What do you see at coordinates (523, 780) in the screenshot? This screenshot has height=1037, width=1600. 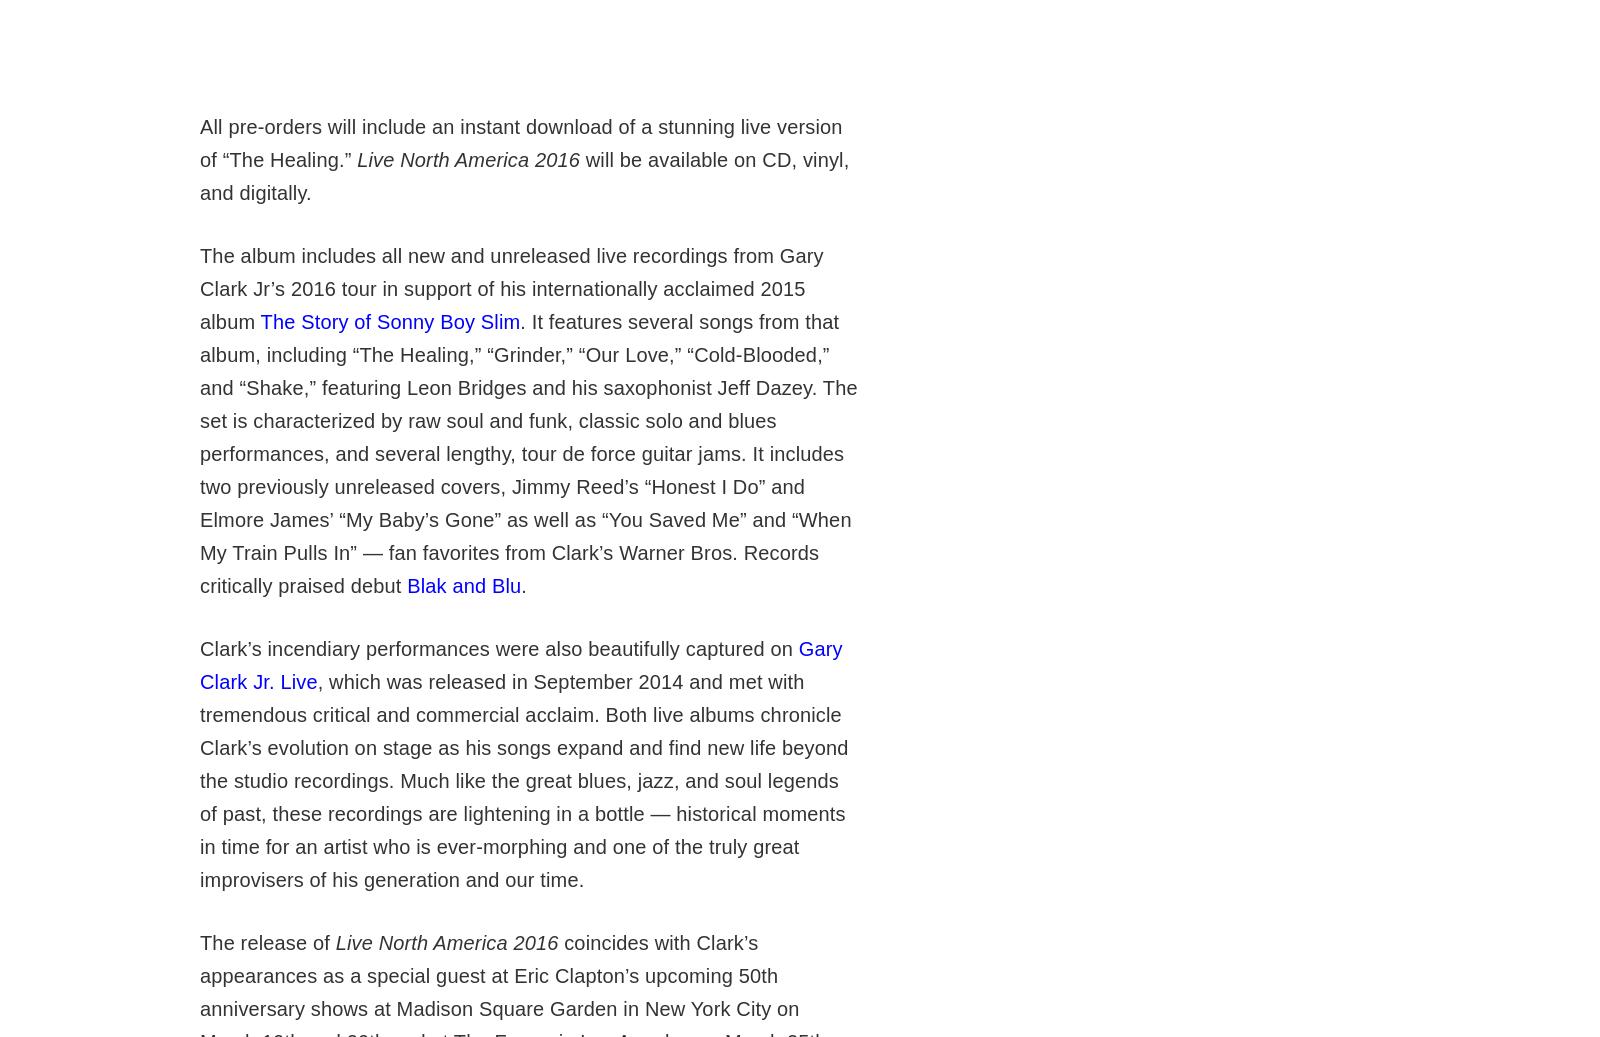 I see `', which was released in September 2014 and met with tremendous critical and commercial acclaim. Both live albums chronicle Clark’s evolution on stage as his songs expand and find new life beyond the studio recordings. Much like the great blues, jazz, and soul legends of past, these recordings are lightening in a bottle — historical moments in time for an artist who is ever-morphing and one of the truly great improvisers of his generation and our time.'` at bounding box center [523, 780].